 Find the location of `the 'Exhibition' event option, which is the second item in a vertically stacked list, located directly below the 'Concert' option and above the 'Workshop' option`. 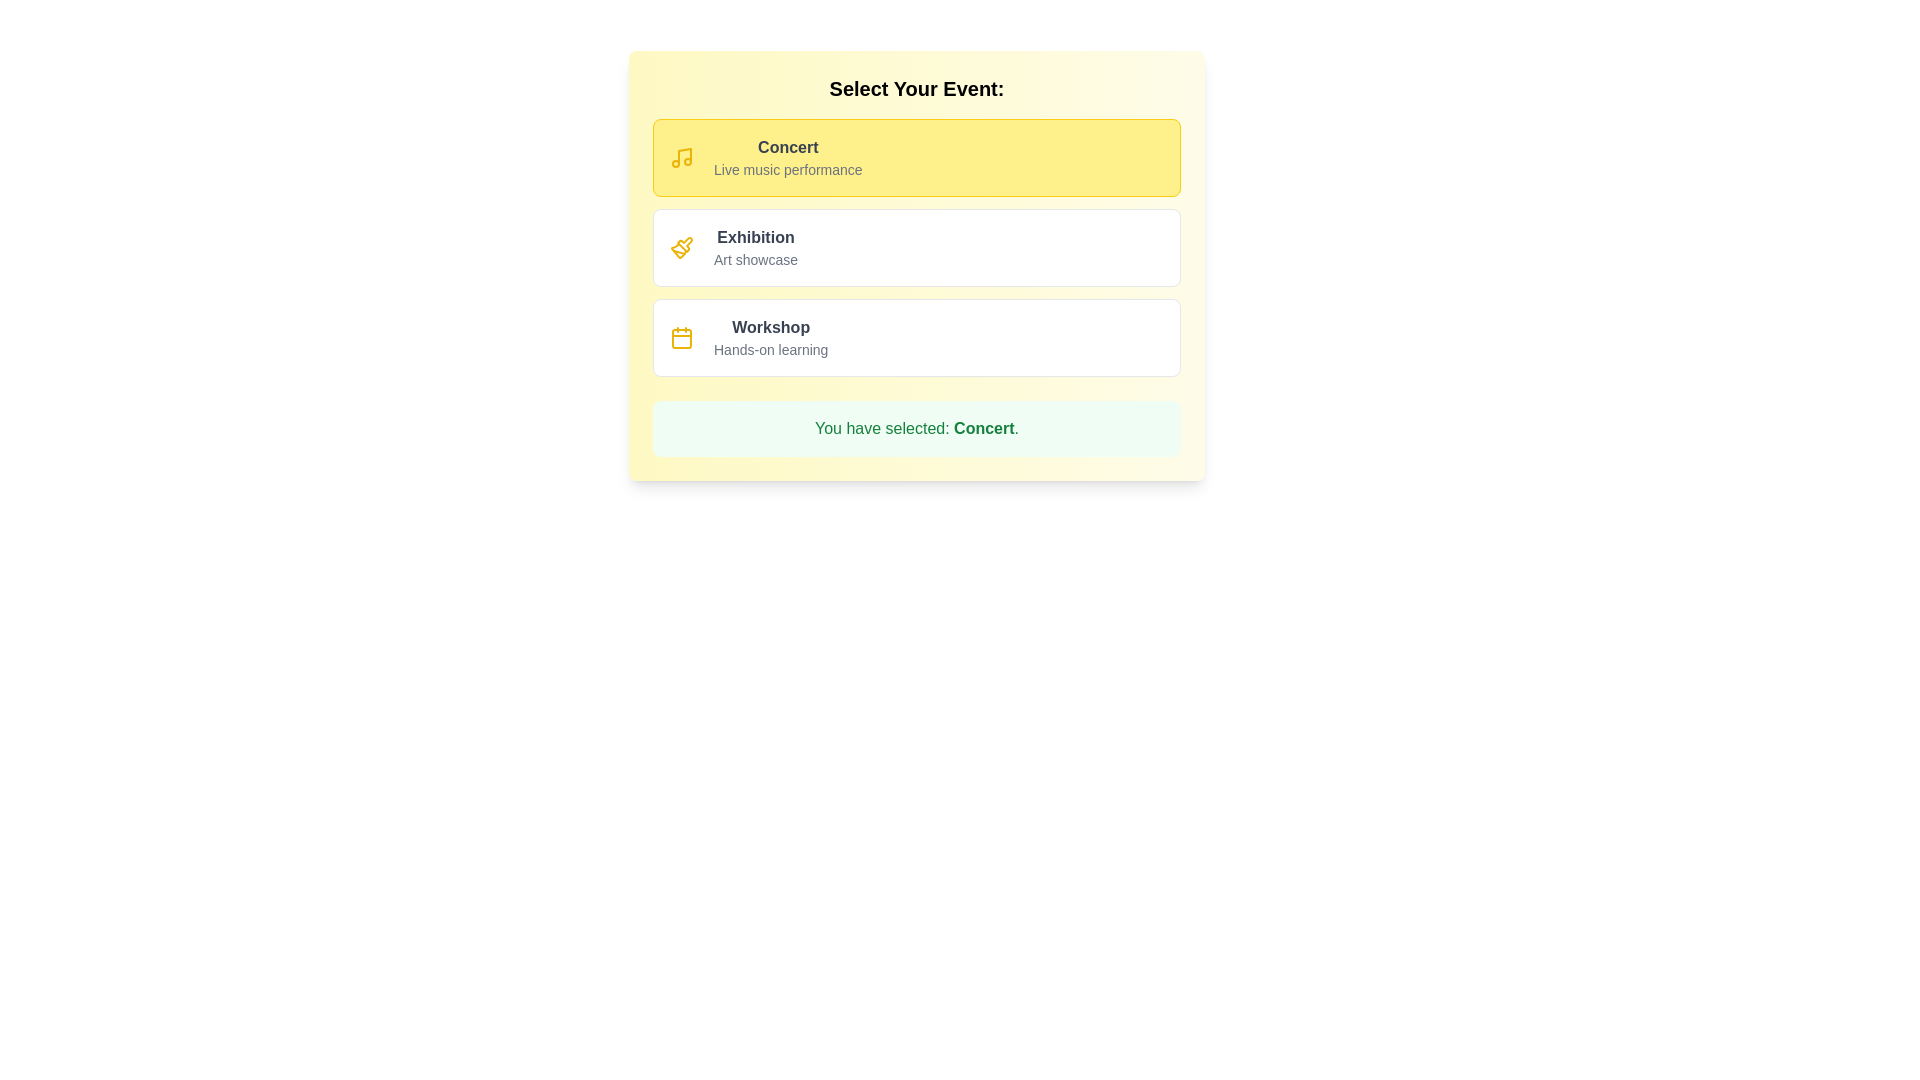

the 'Exhibition' event option, which is the second item in a vertically stacked list, located directly below the 'Concert' option and above the 'Workshop' option is located at coordinates (755, 246).